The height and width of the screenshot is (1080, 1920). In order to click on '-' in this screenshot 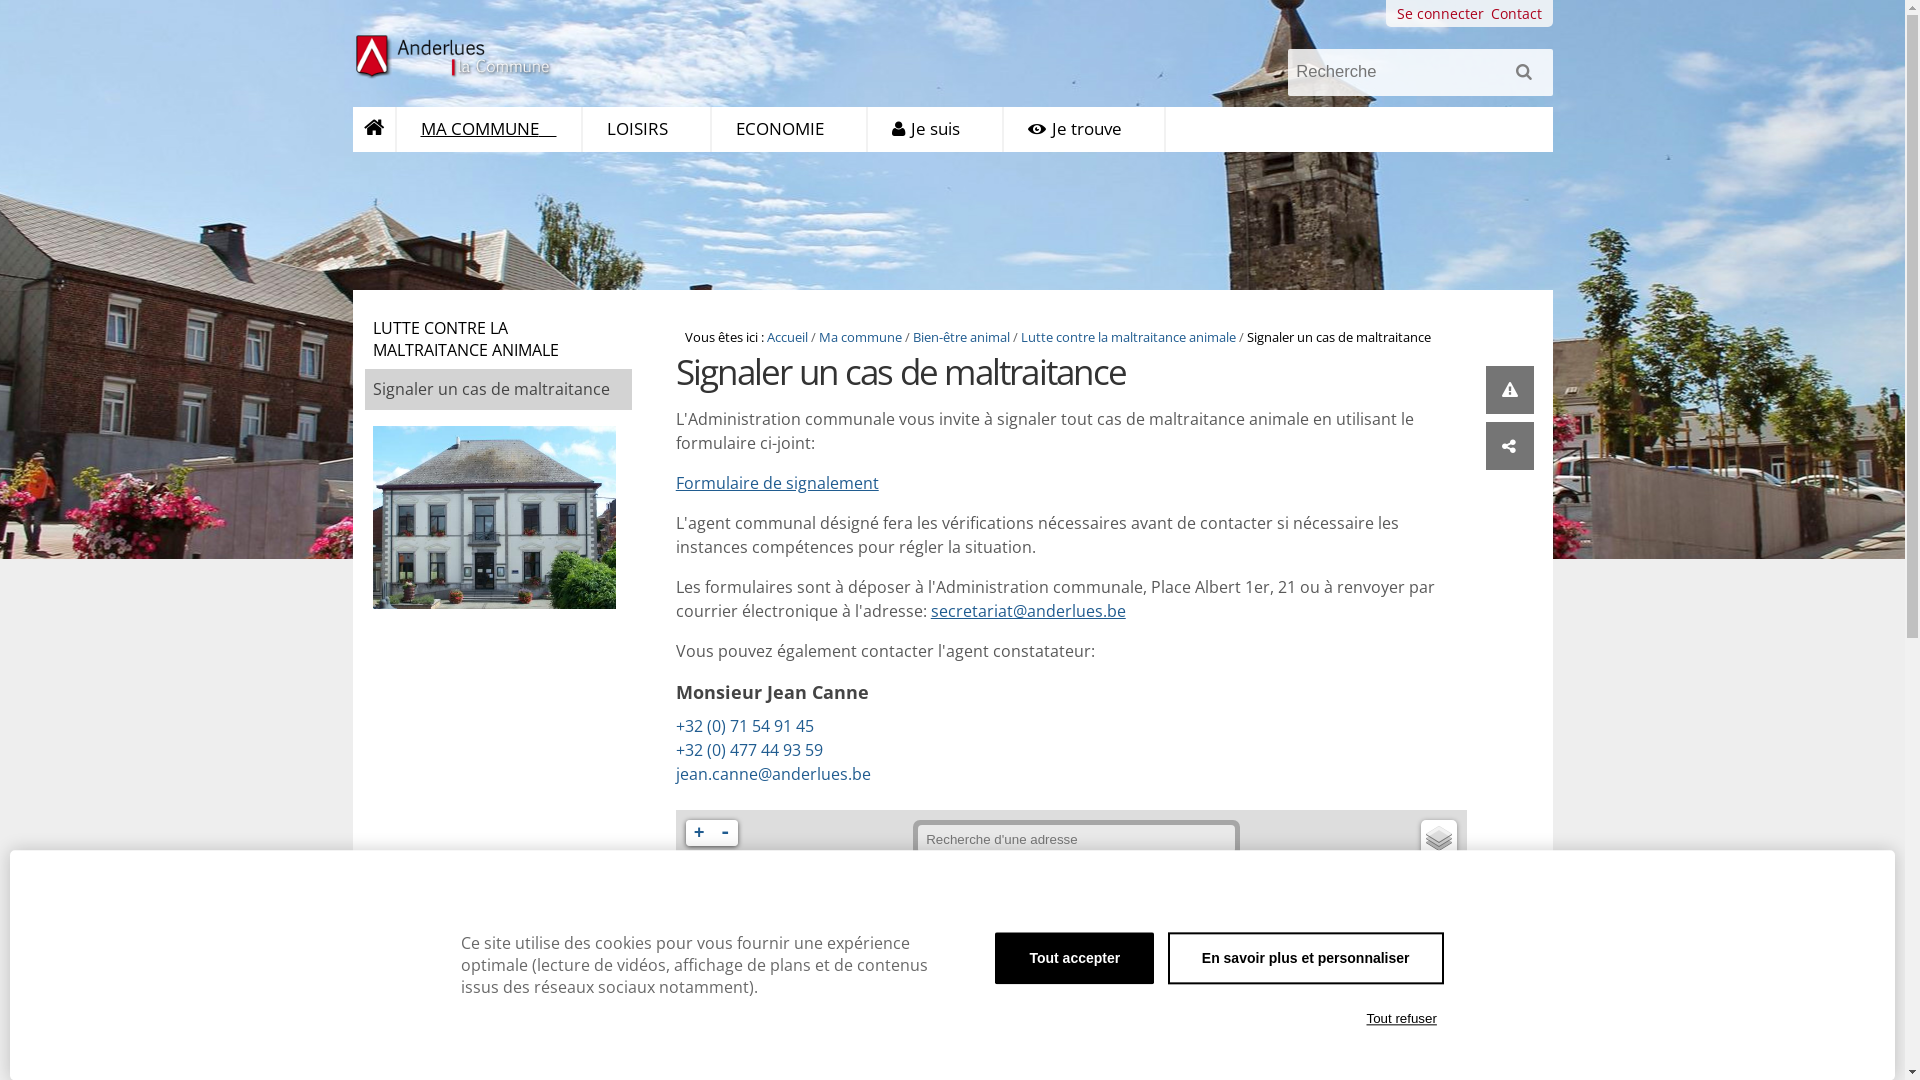, I will do `click(723, 833)`.